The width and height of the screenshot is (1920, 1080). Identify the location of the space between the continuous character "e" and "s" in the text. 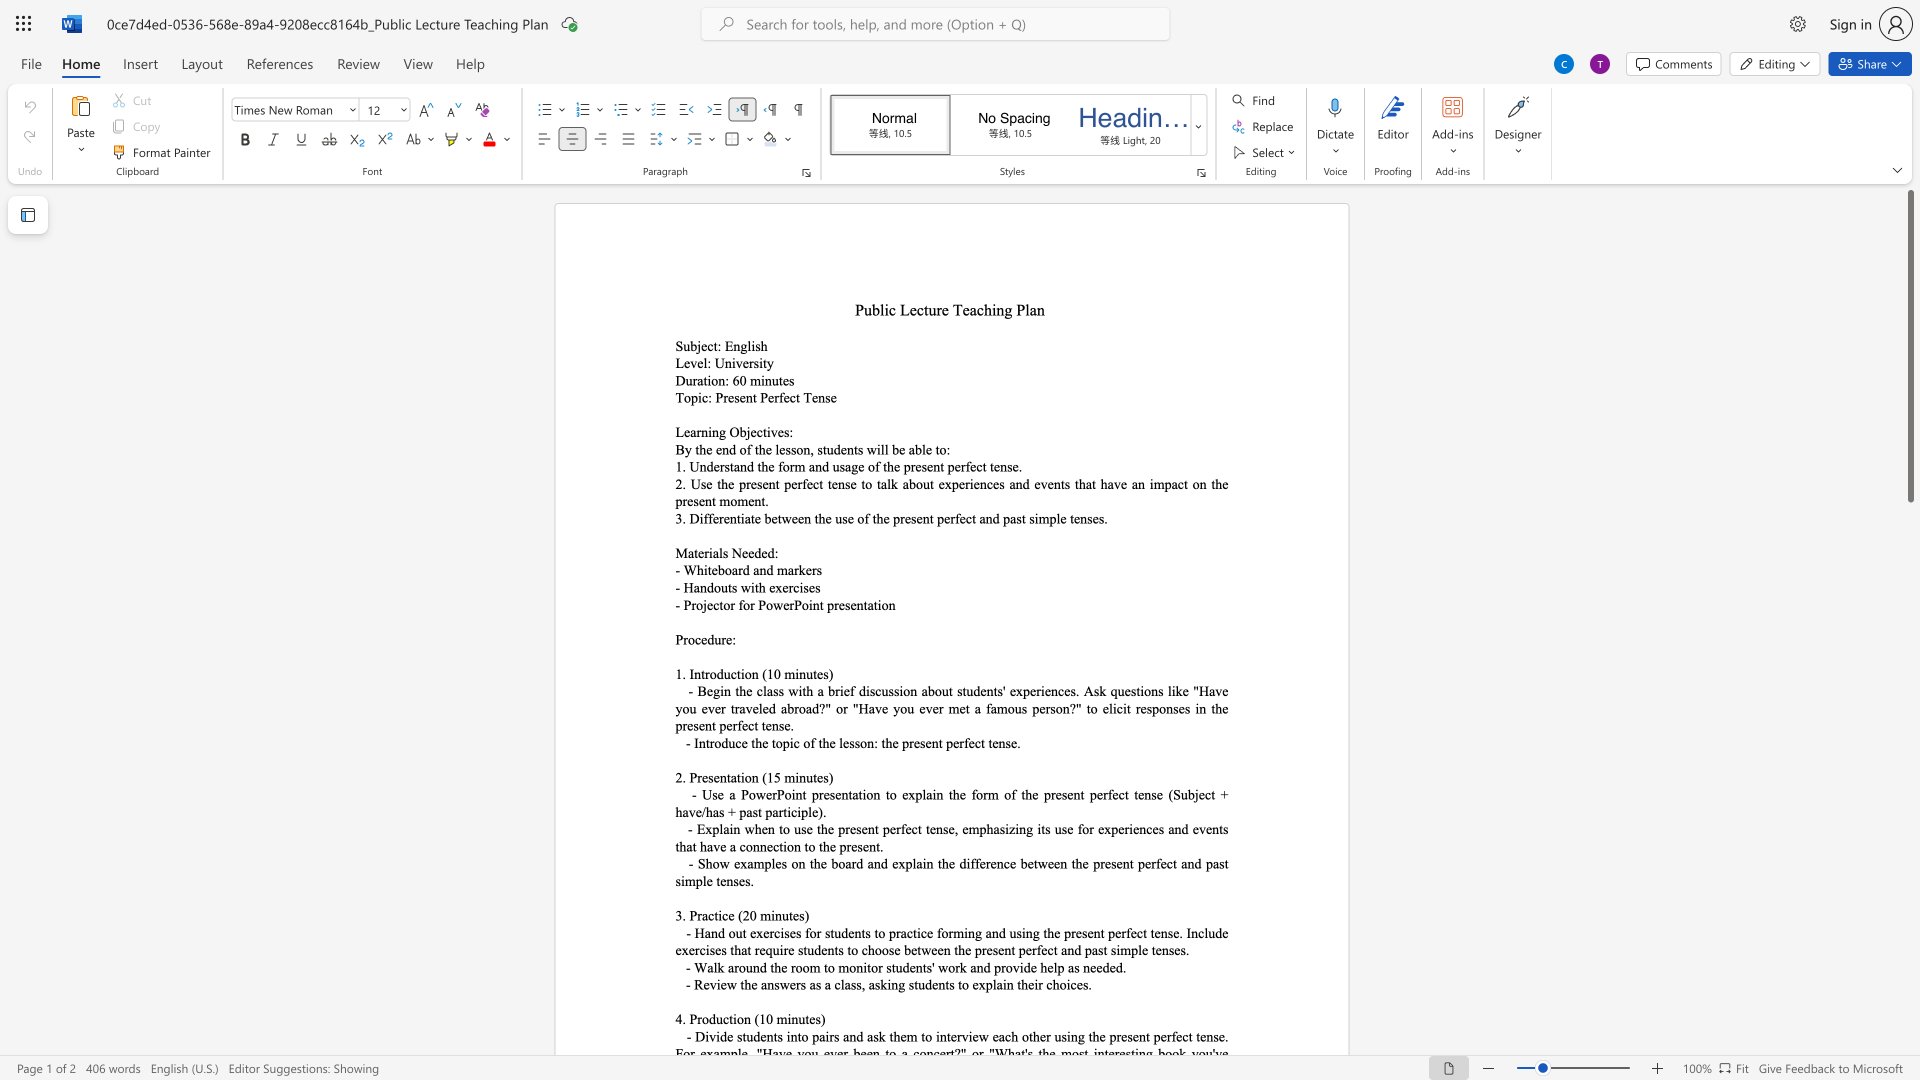
(782, 431).